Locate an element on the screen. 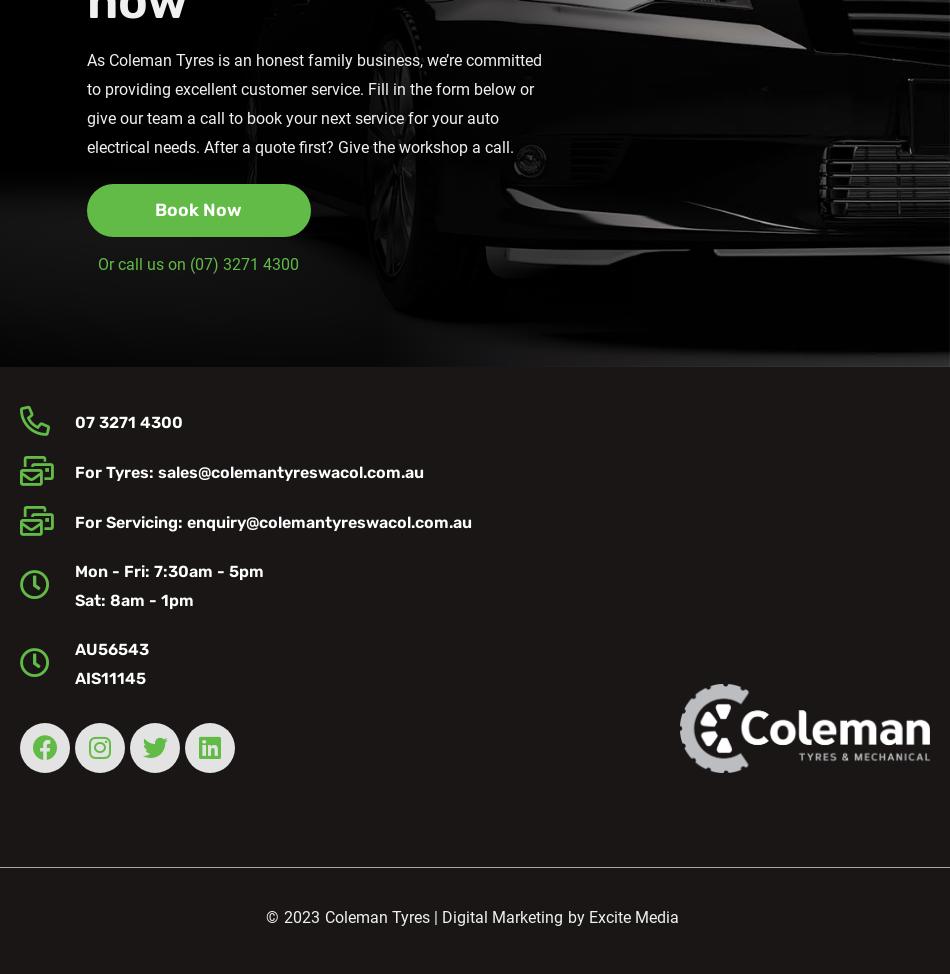  'AIS11145' is located at coordinates (109, 678).